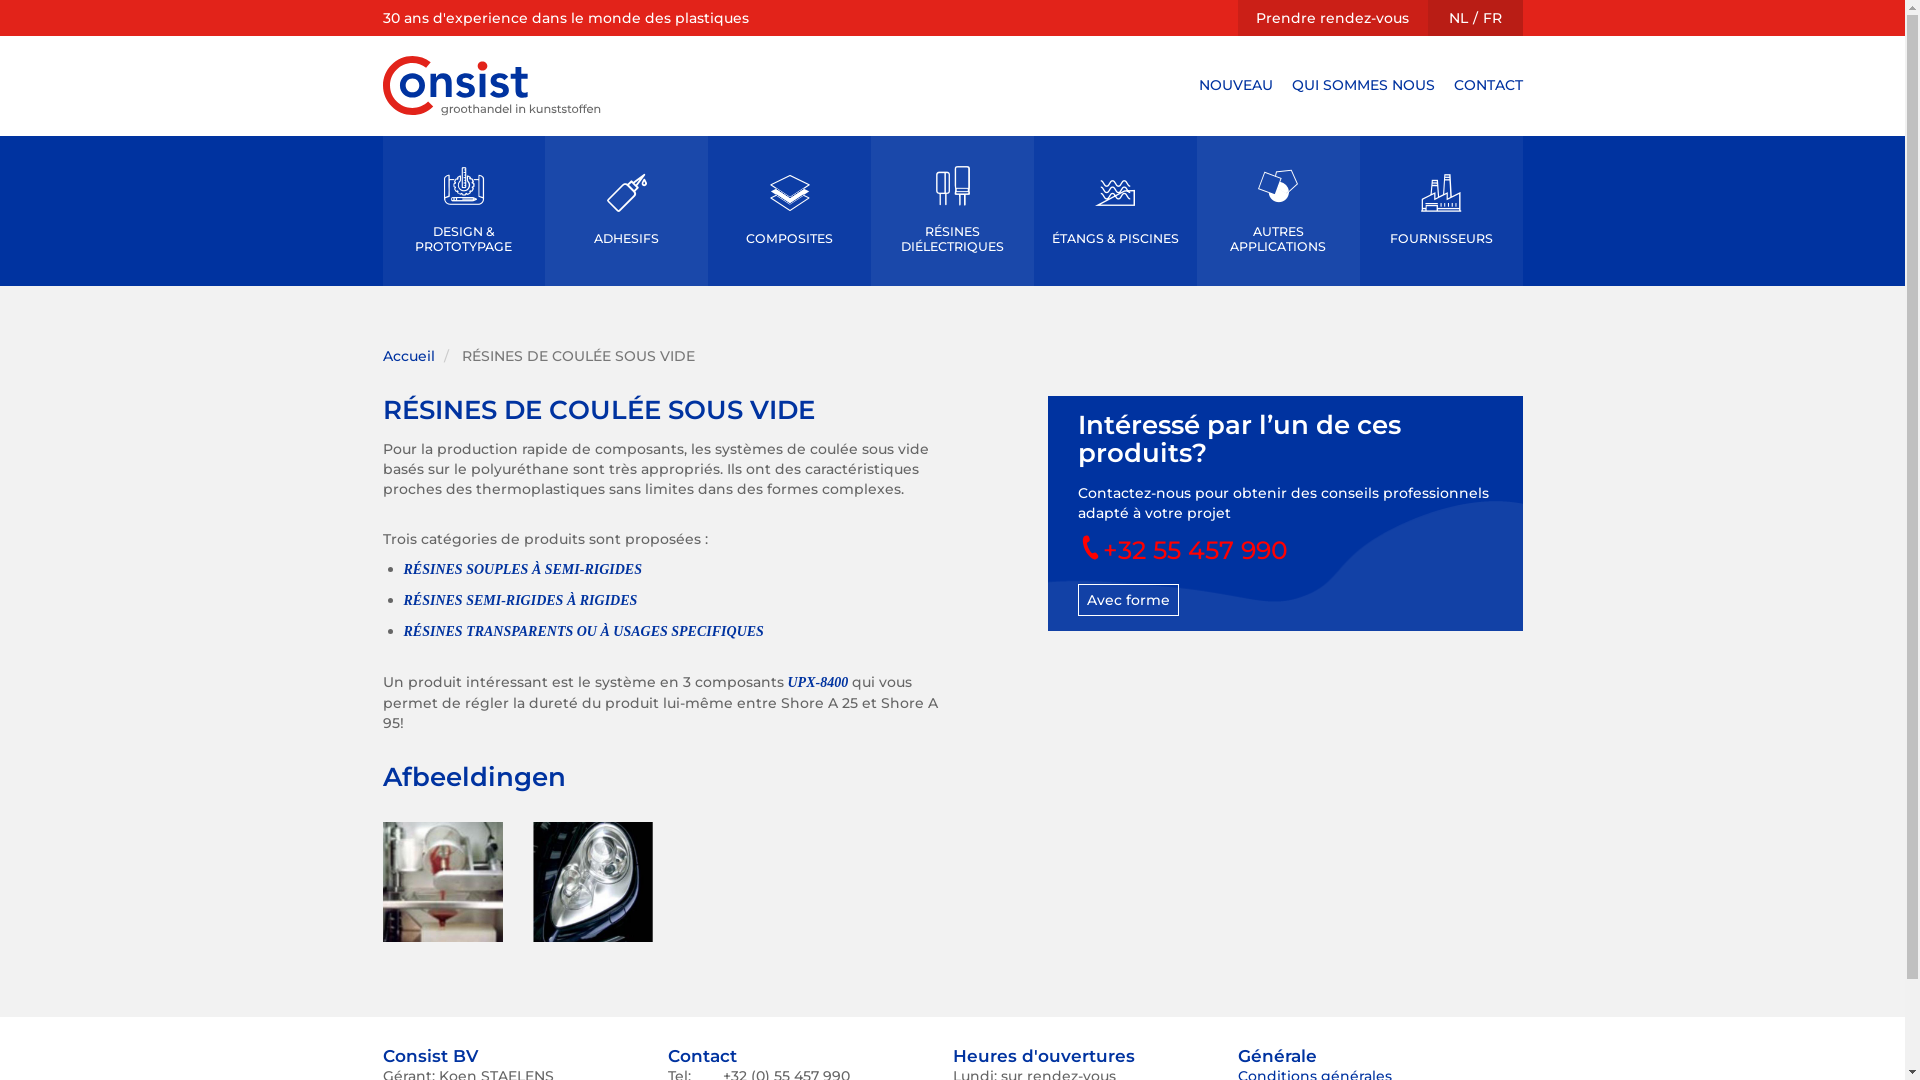  What do you see at coordinates (1128, 599) in the screenshot?
I see `'Avec forme'` at bounding box center [1128, 599].